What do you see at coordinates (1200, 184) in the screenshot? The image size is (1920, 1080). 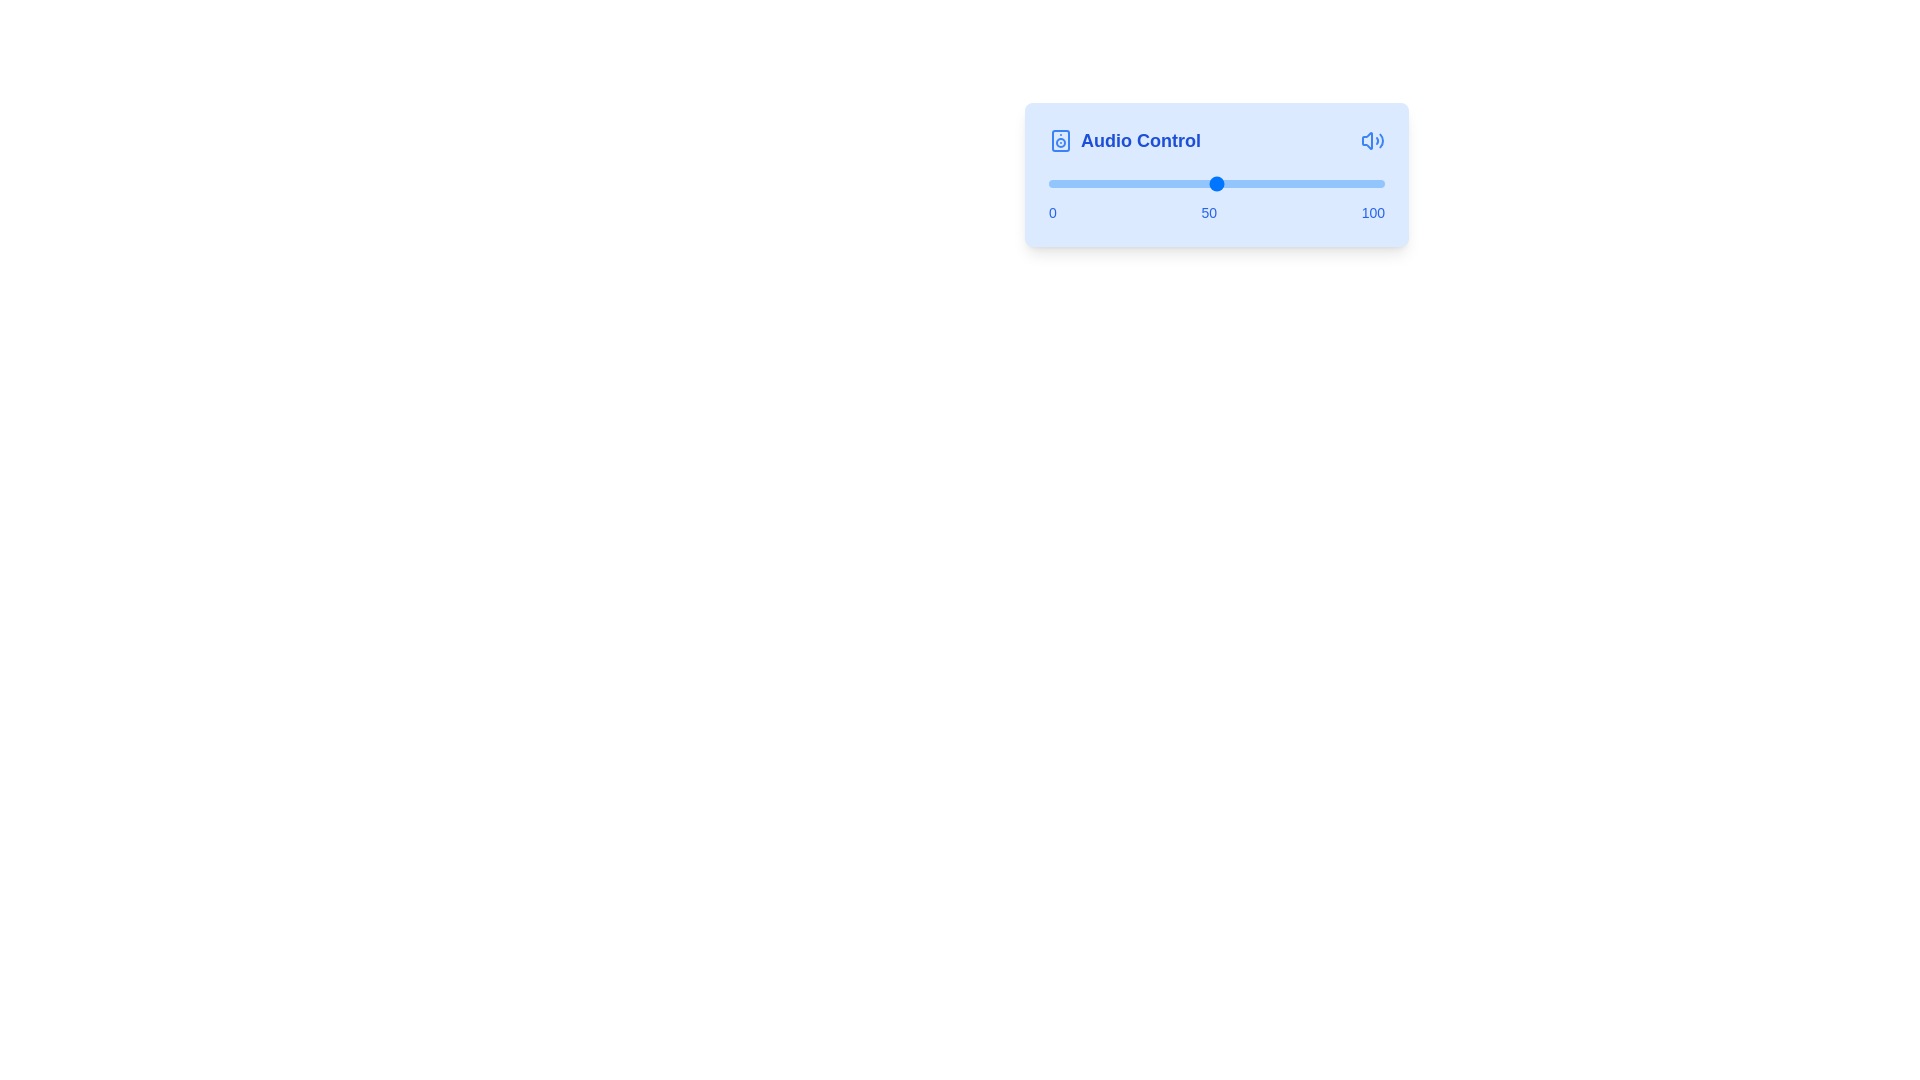 I see `the volume` at bounding box center [1200, 184].